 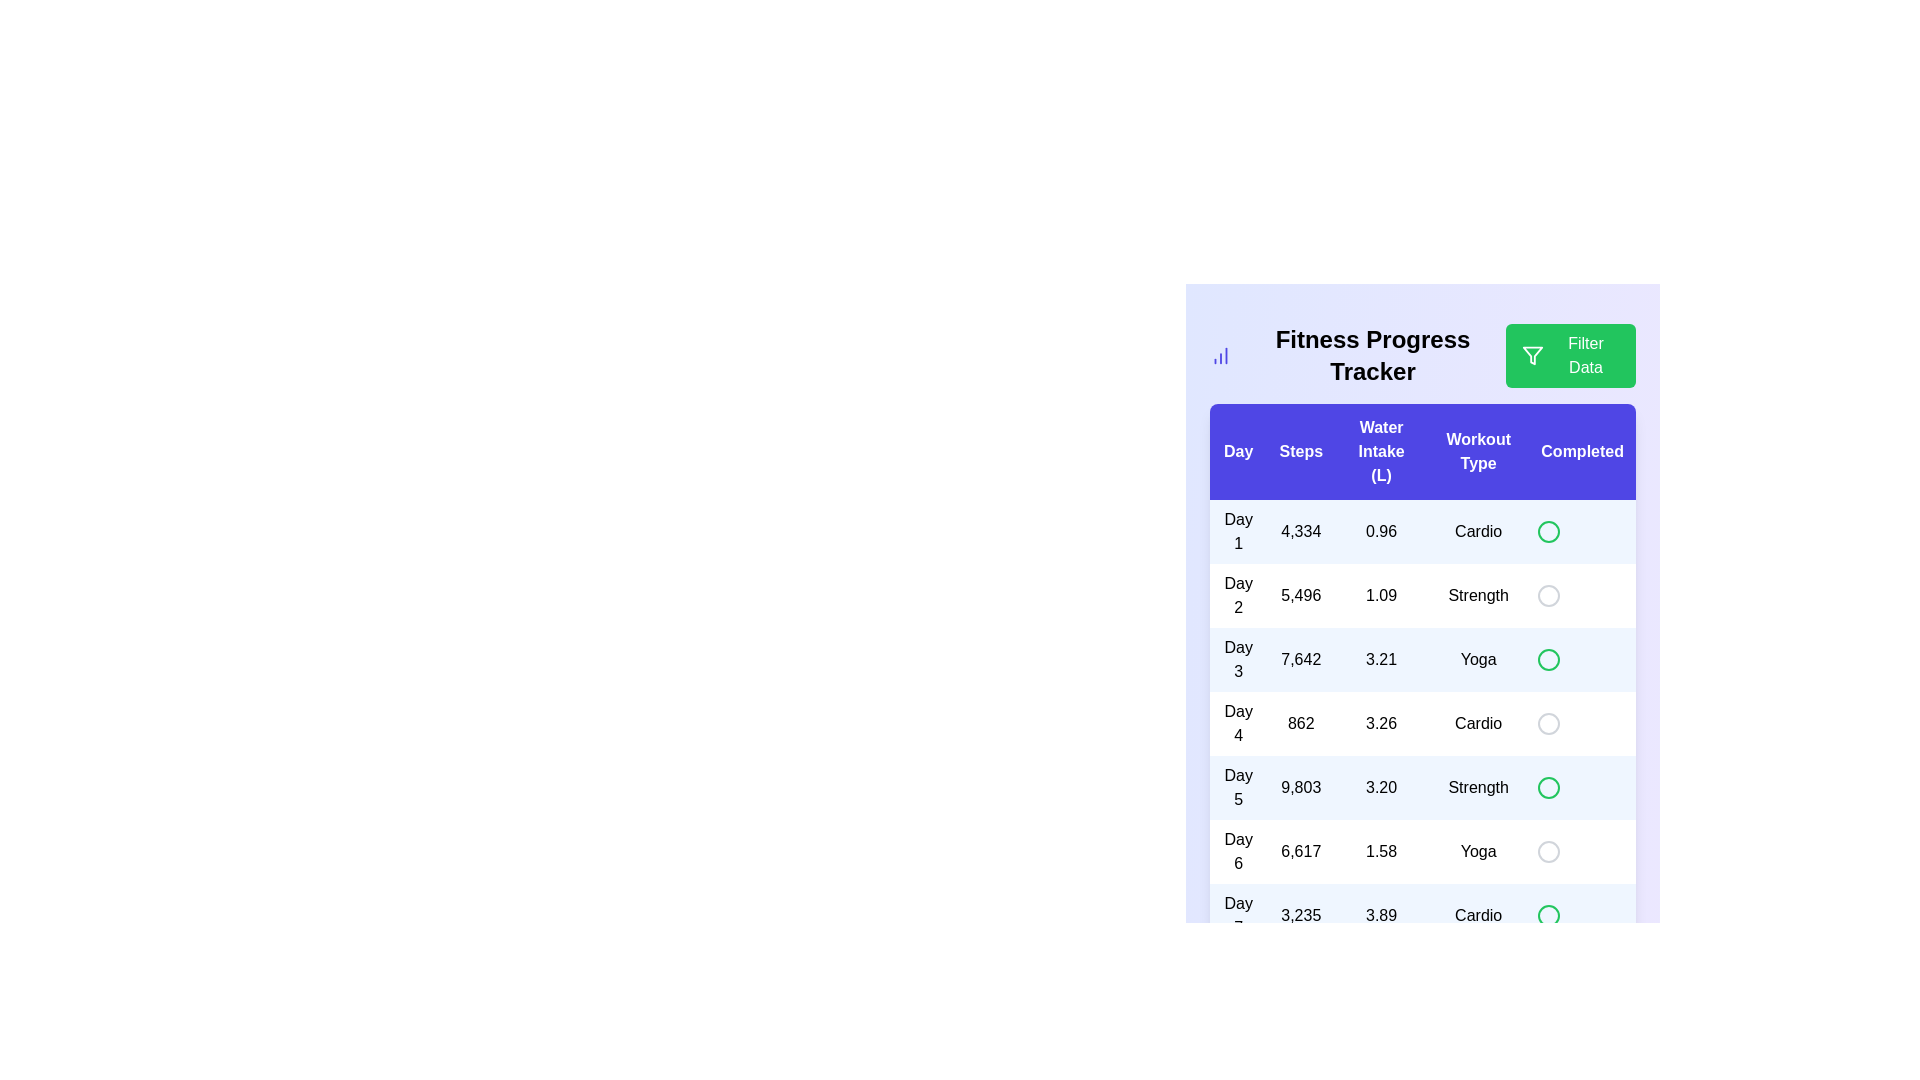 I want to click on the header of the column 'Day' to sort the table by that column, so click(x=1237, y=451).